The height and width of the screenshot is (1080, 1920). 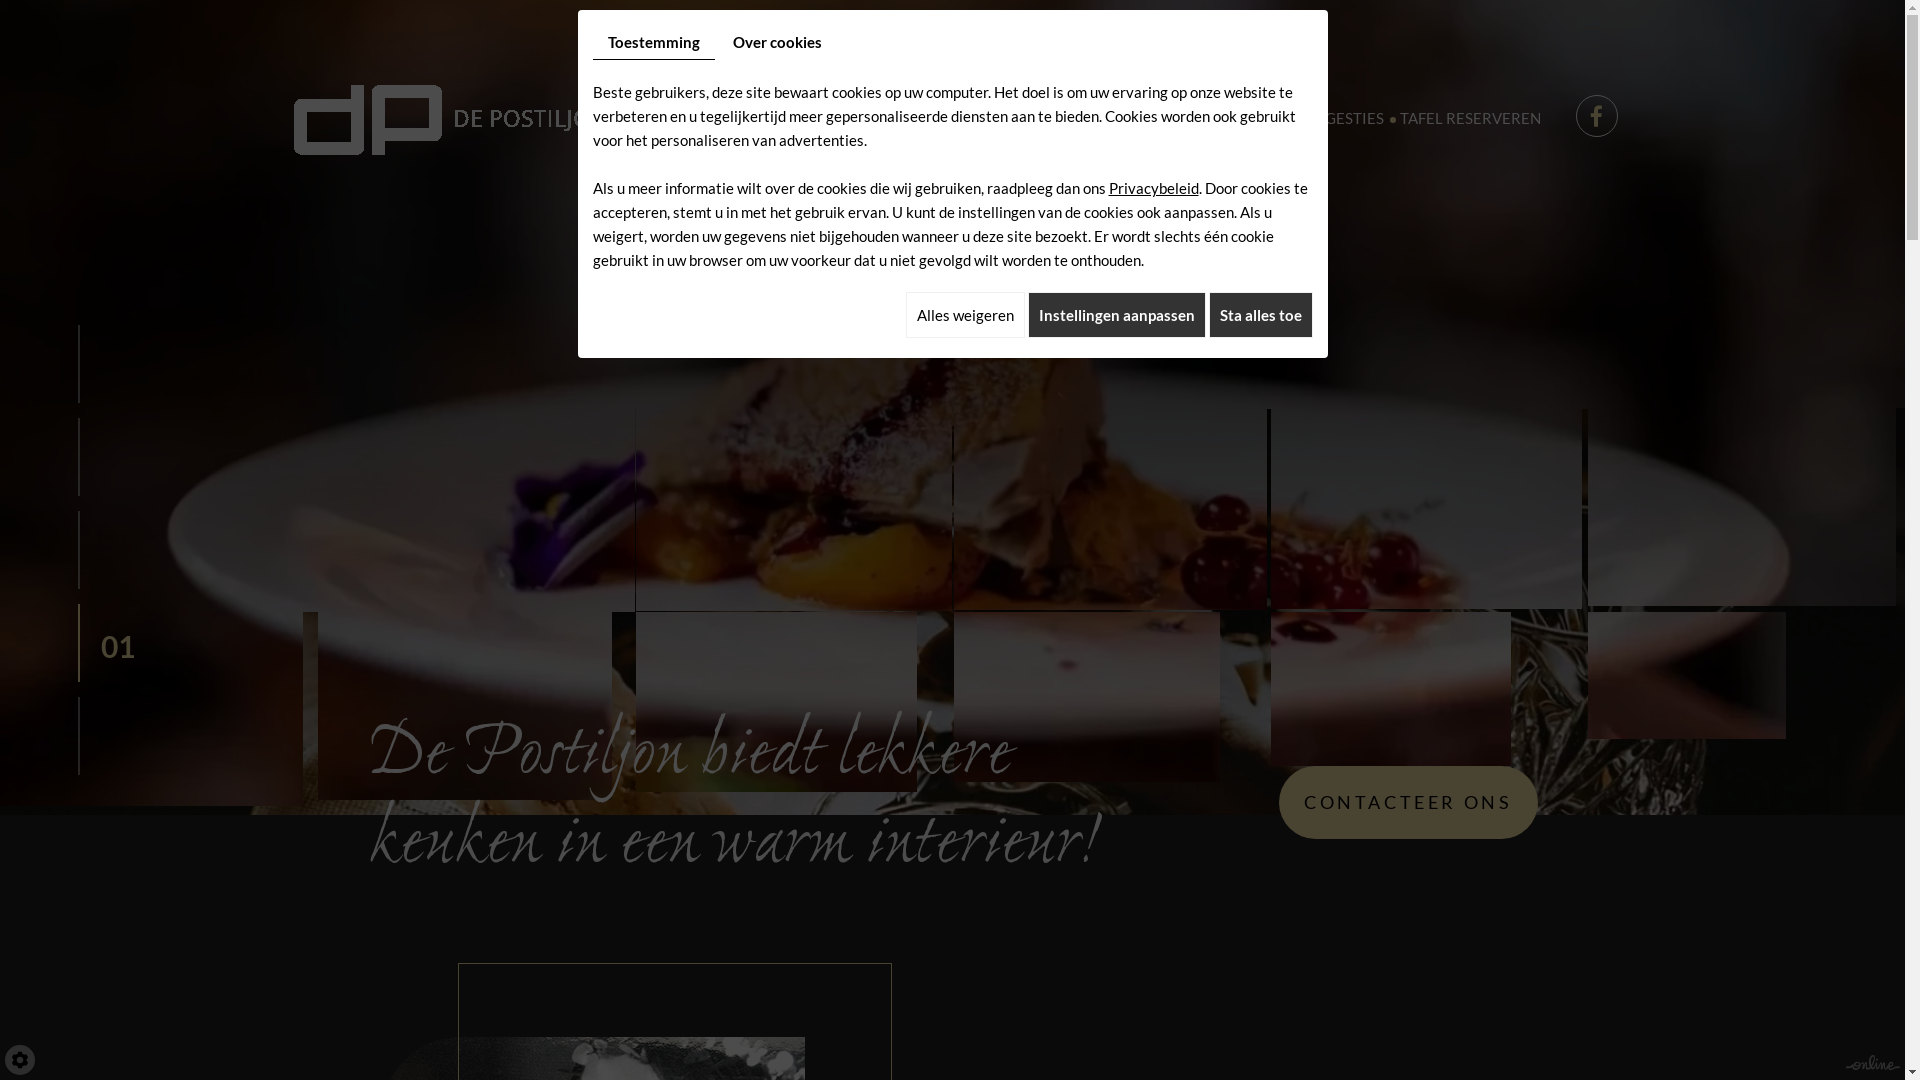 What do you see at coordinates (448, 115) in the screenshot?
I see `'Brasserie-Restaurant De Postiljon - Restaurant'` at bounding box center [448, 115].